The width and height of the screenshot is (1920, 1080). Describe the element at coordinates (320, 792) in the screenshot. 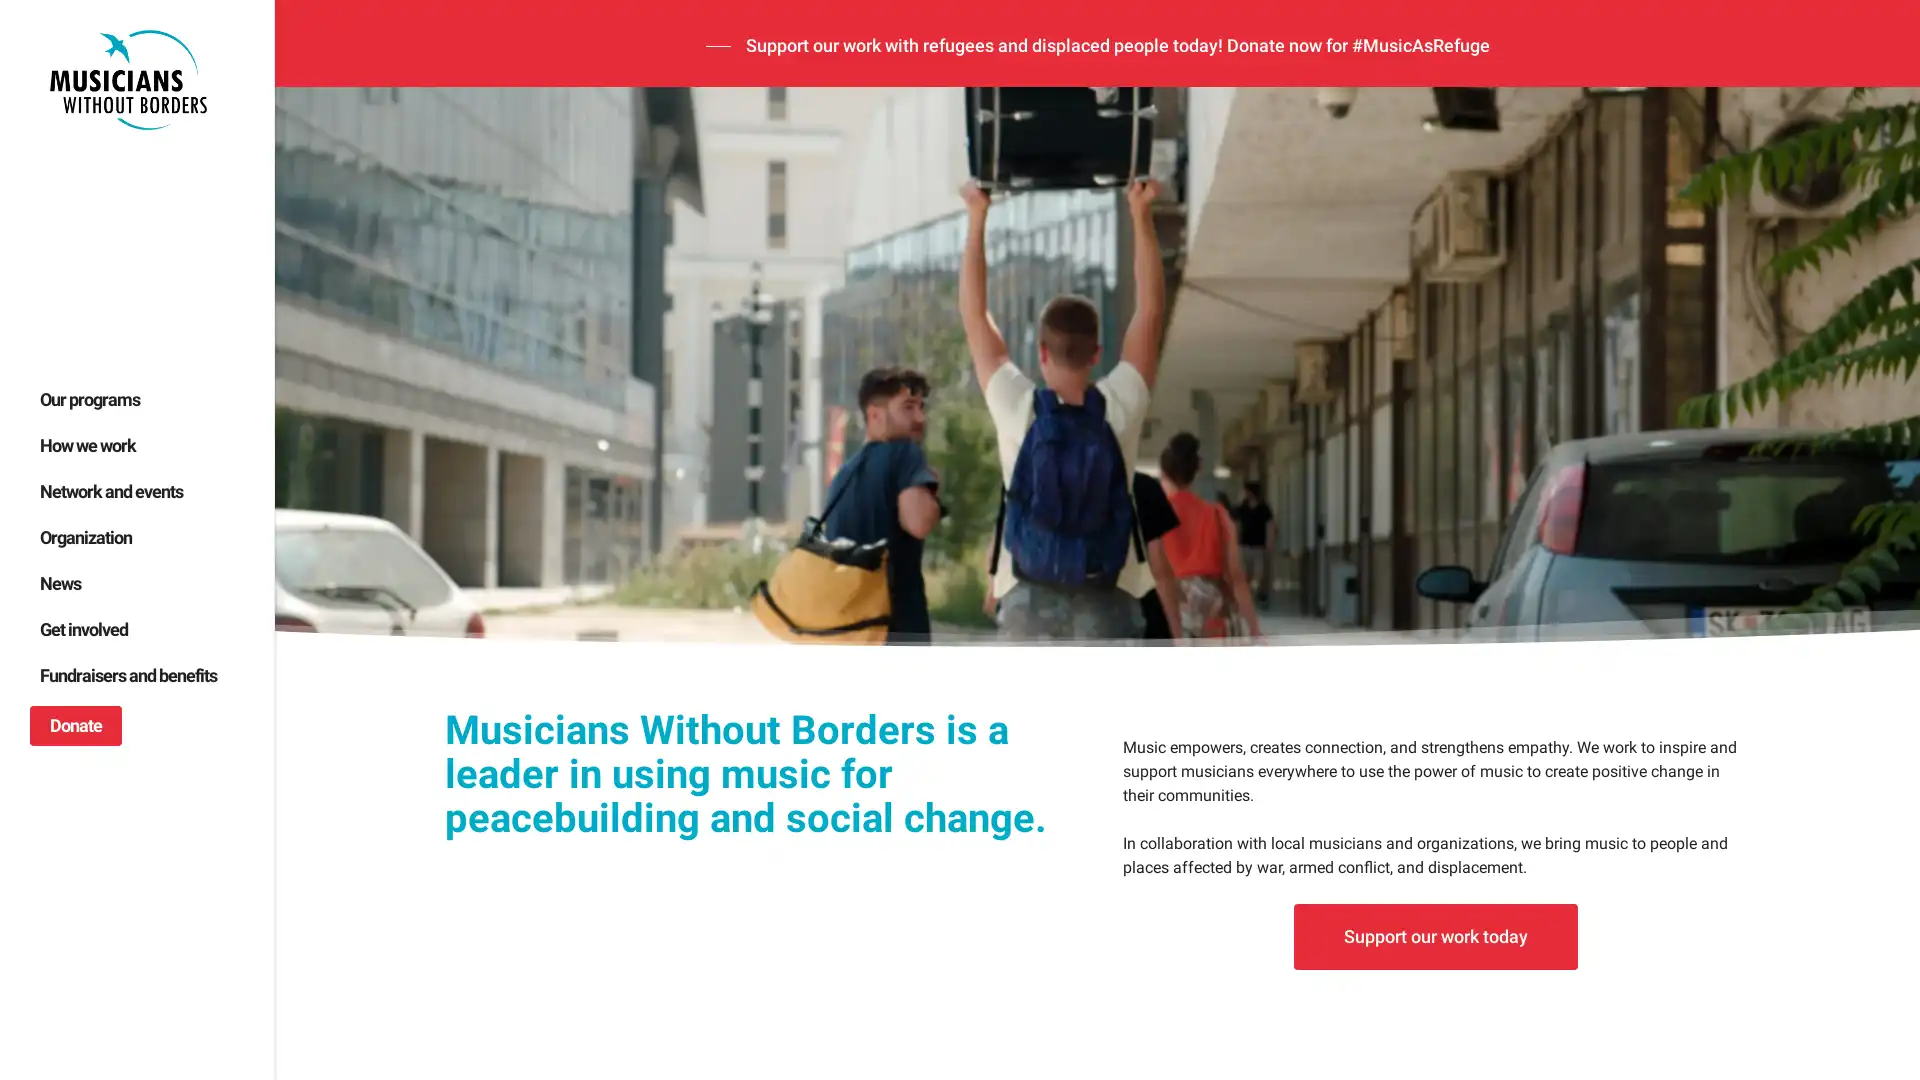

I see `play` at that location.